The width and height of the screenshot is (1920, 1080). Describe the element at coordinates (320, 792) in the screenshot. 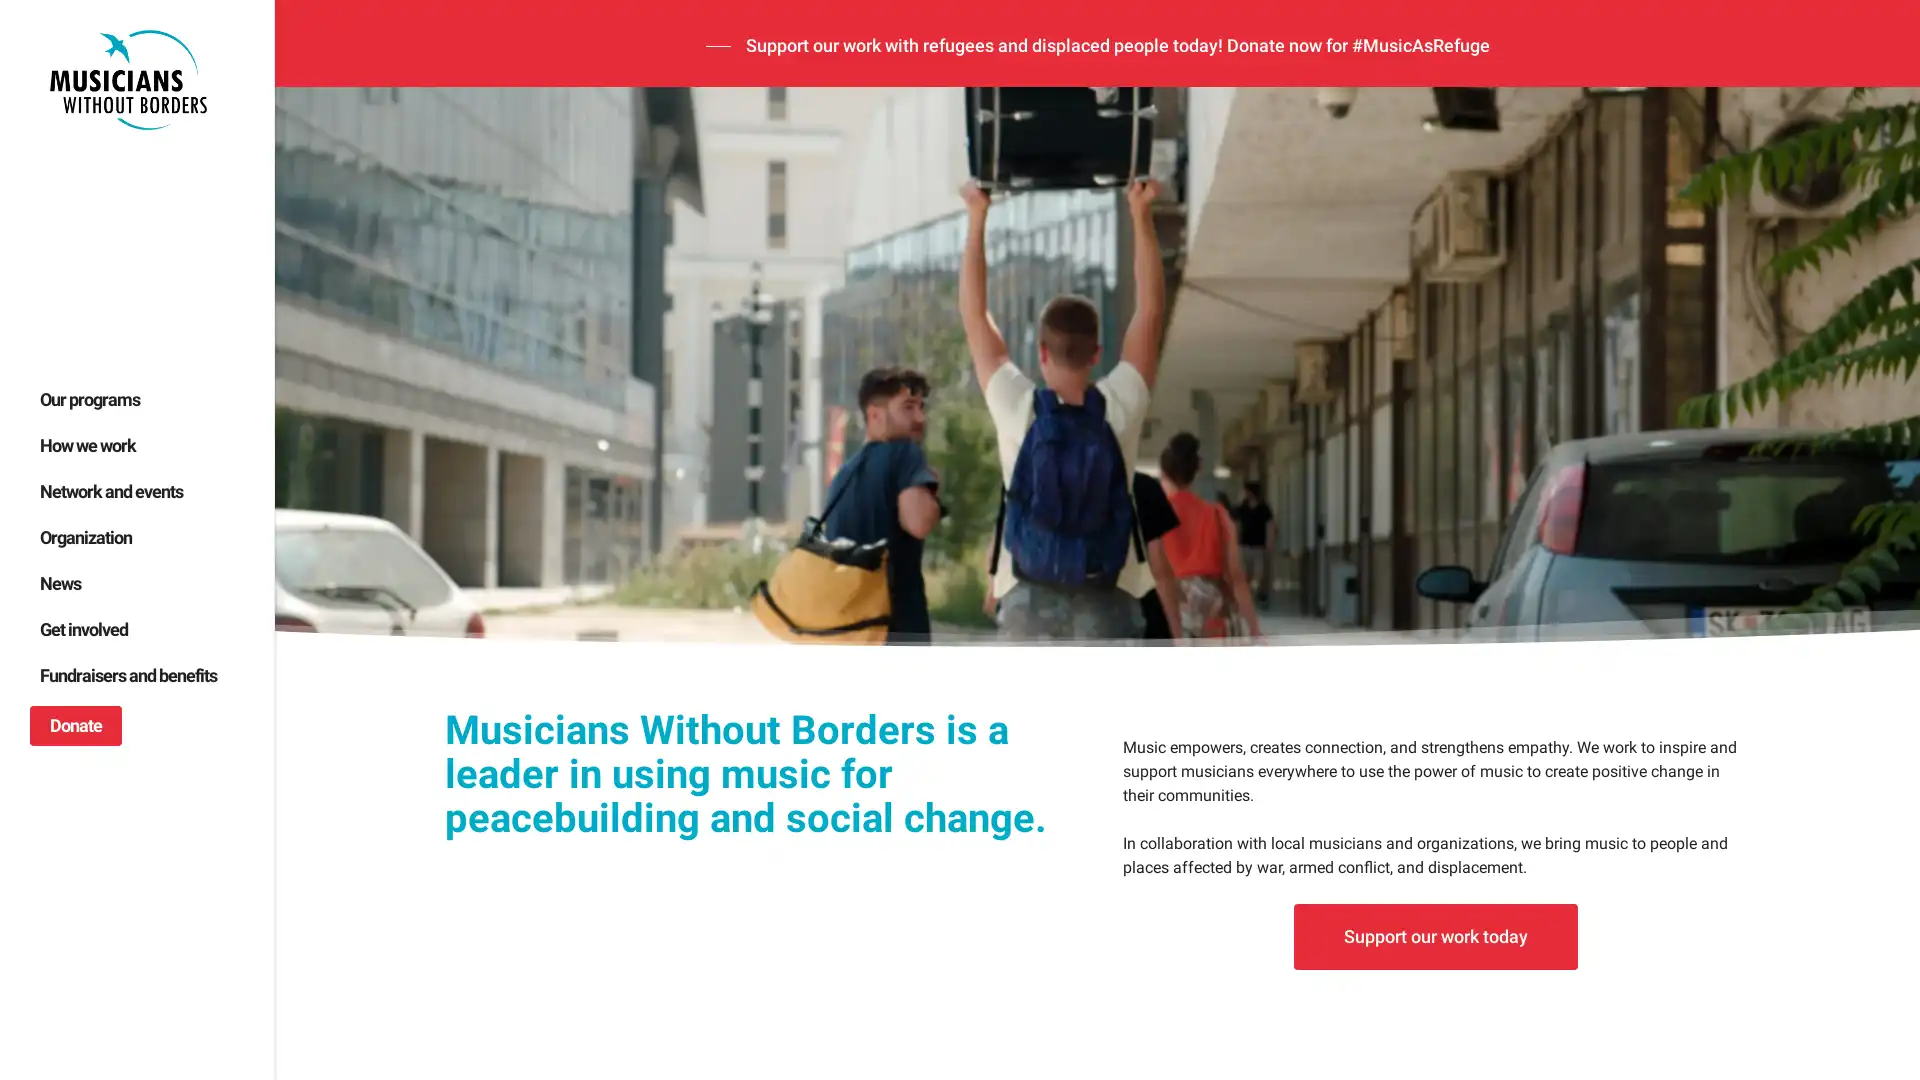

I see `play` at that location.